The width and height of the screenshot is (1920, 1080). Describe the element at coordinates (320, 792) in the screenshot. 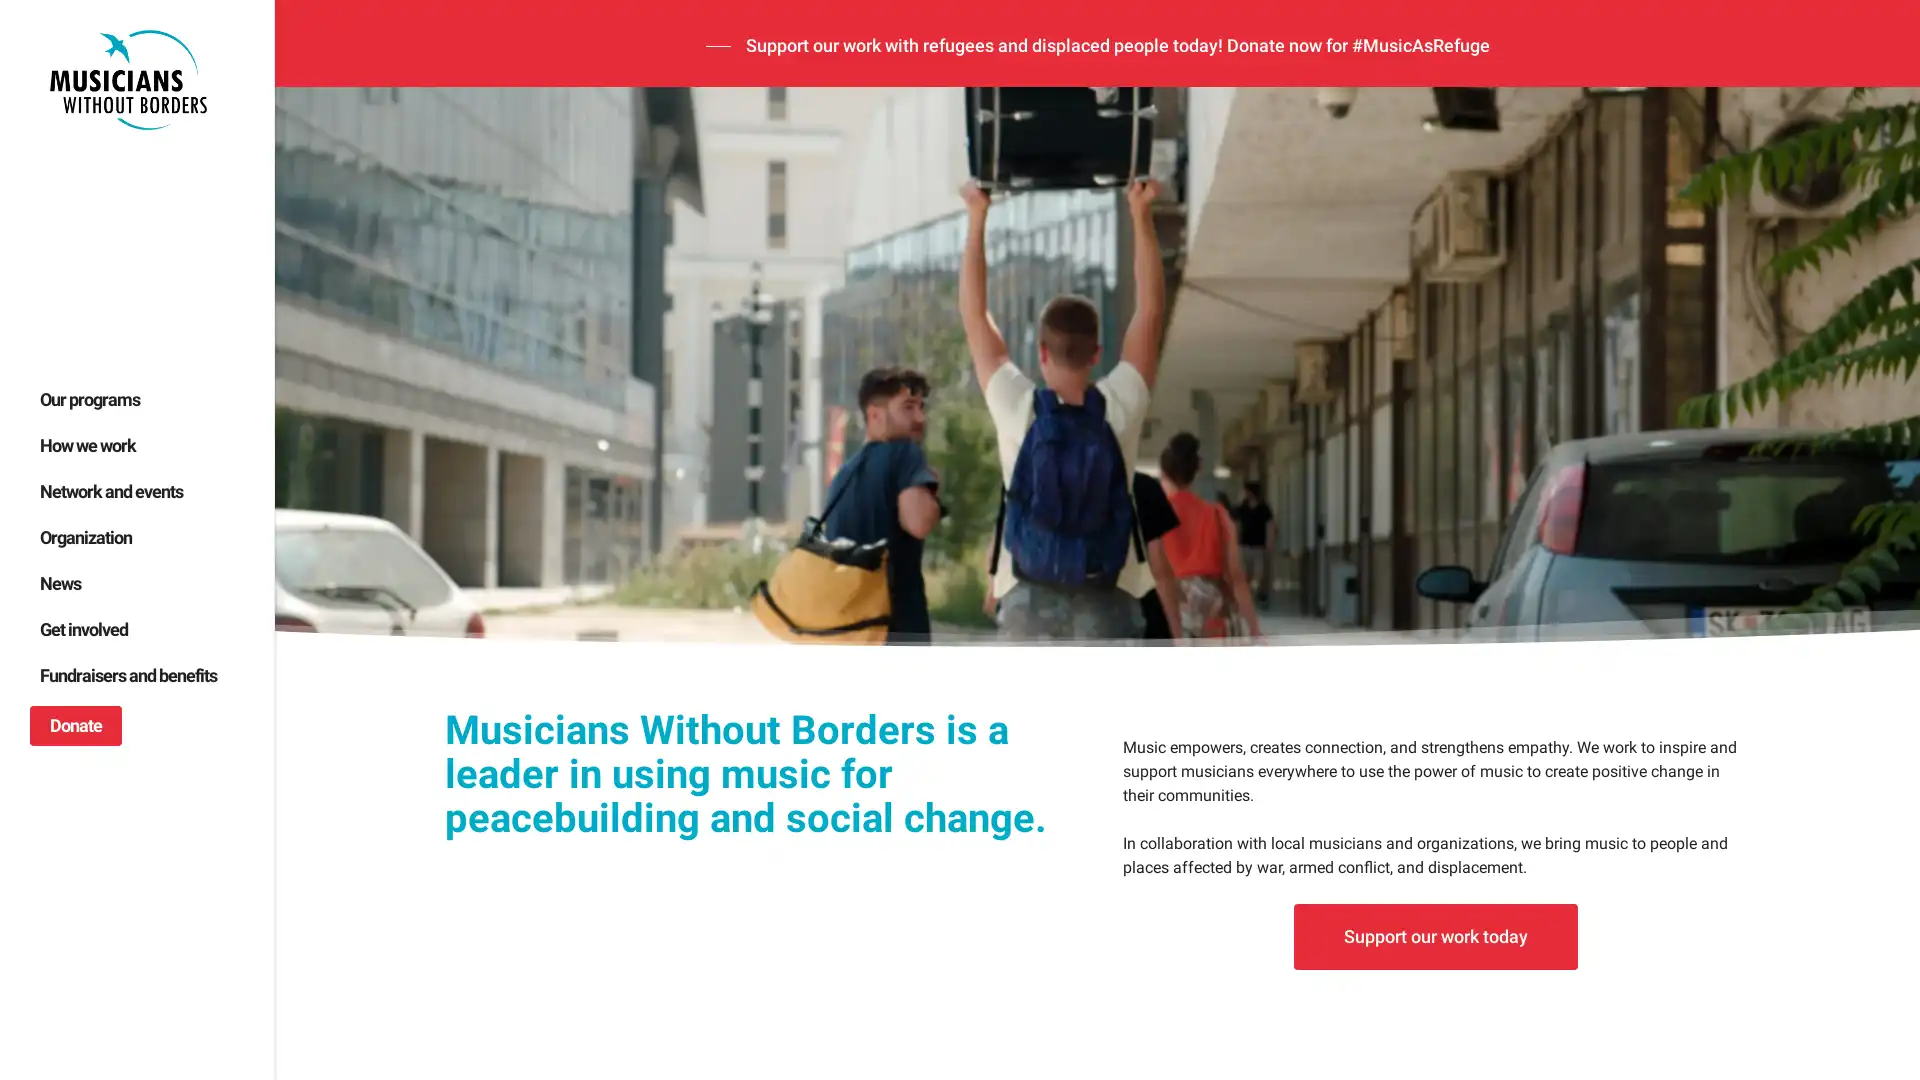

I see `play` at that location.